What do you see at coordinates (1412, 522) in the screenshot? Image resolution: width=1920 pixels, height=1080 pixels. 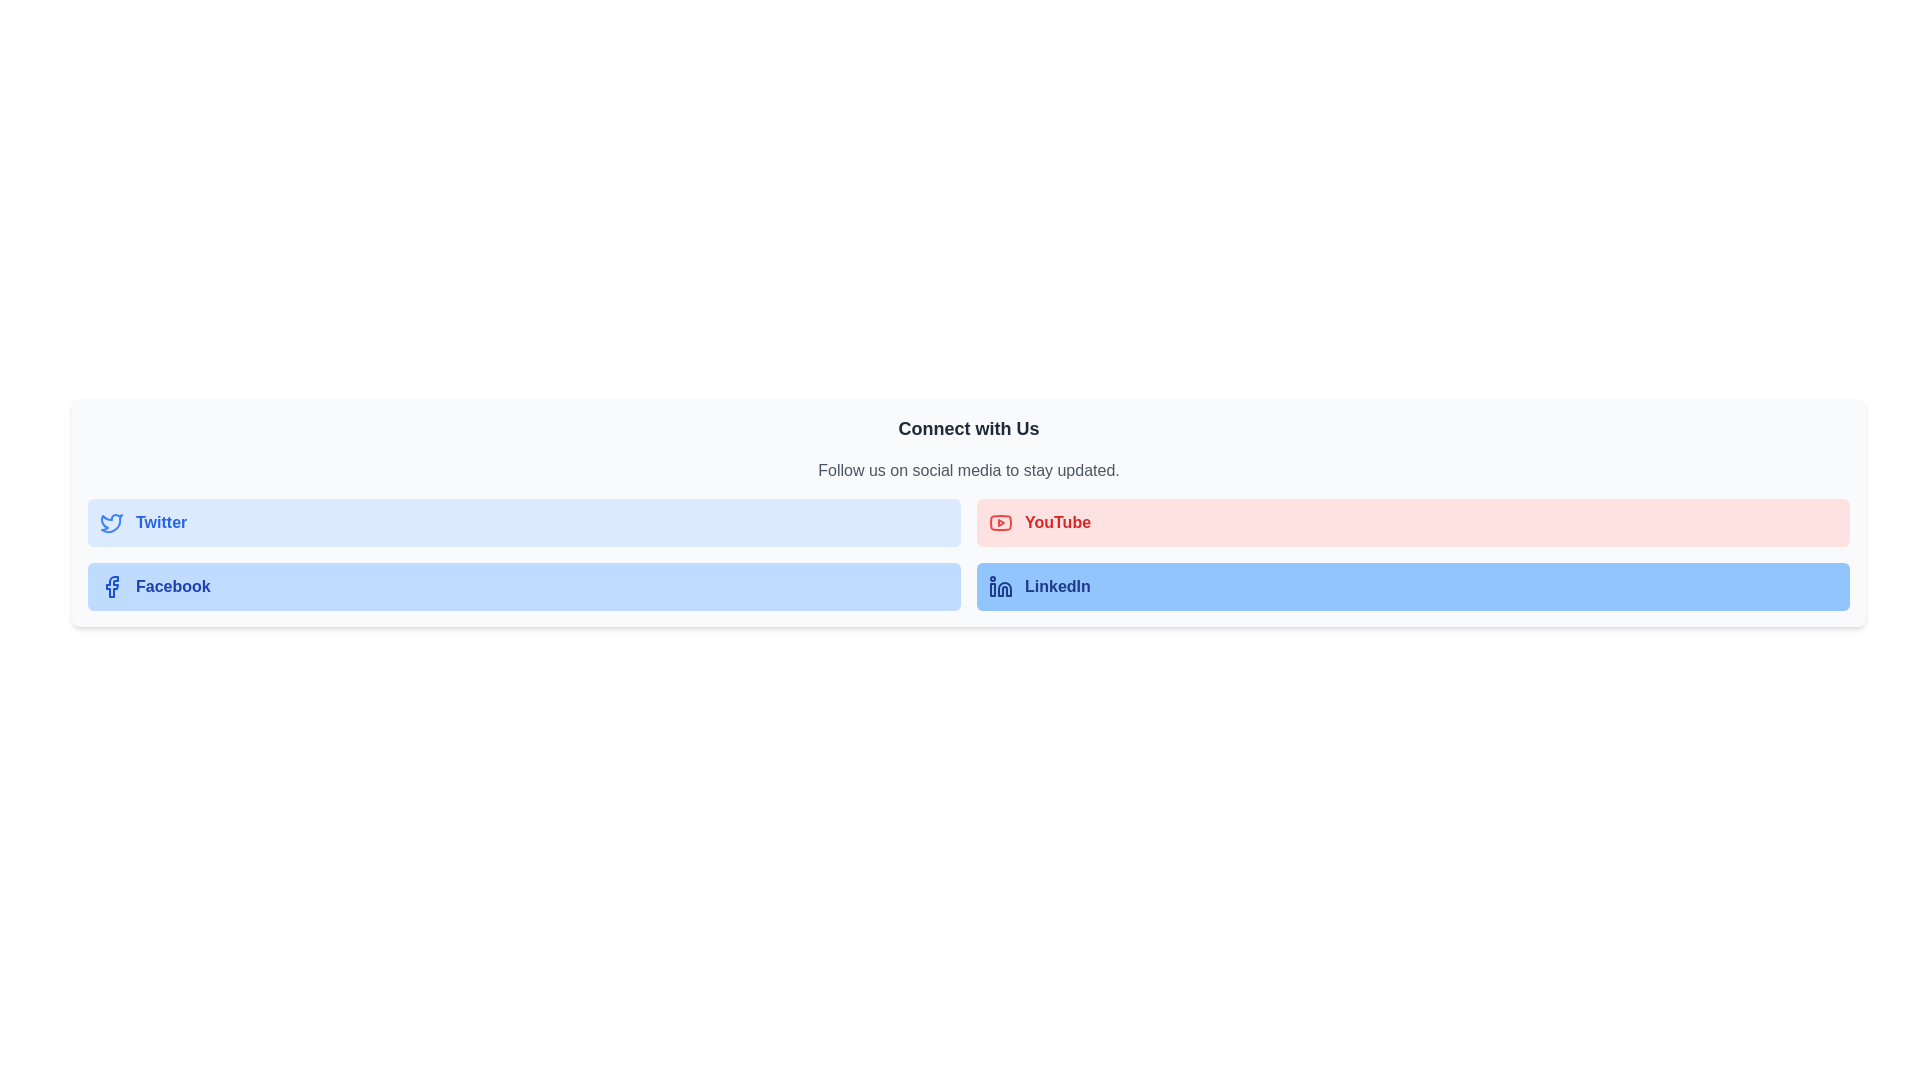 I see `the clickable button styled as a hyperlink` at bounding box center [1412, 522].